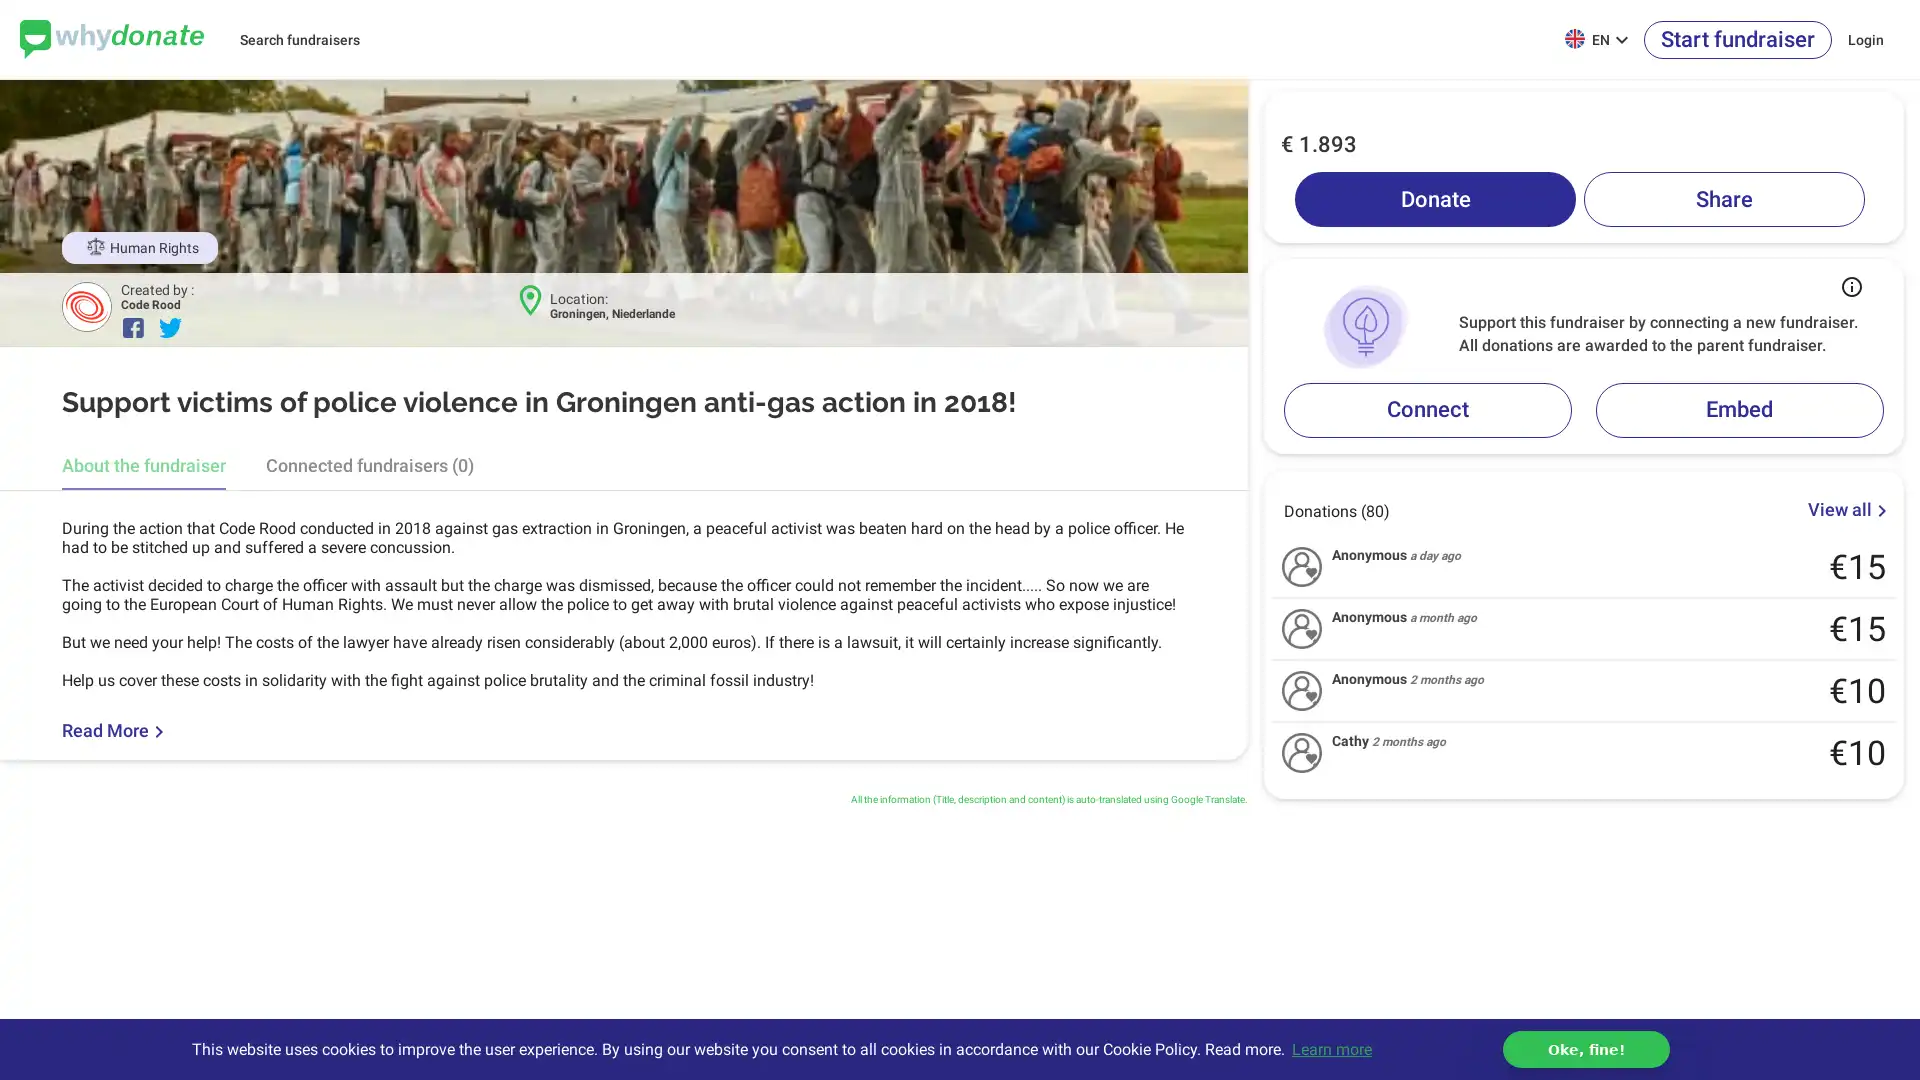  Describe the element at coordinates (1585, 1048) in the screenshot. I see `dismiss cookie message` at that location.